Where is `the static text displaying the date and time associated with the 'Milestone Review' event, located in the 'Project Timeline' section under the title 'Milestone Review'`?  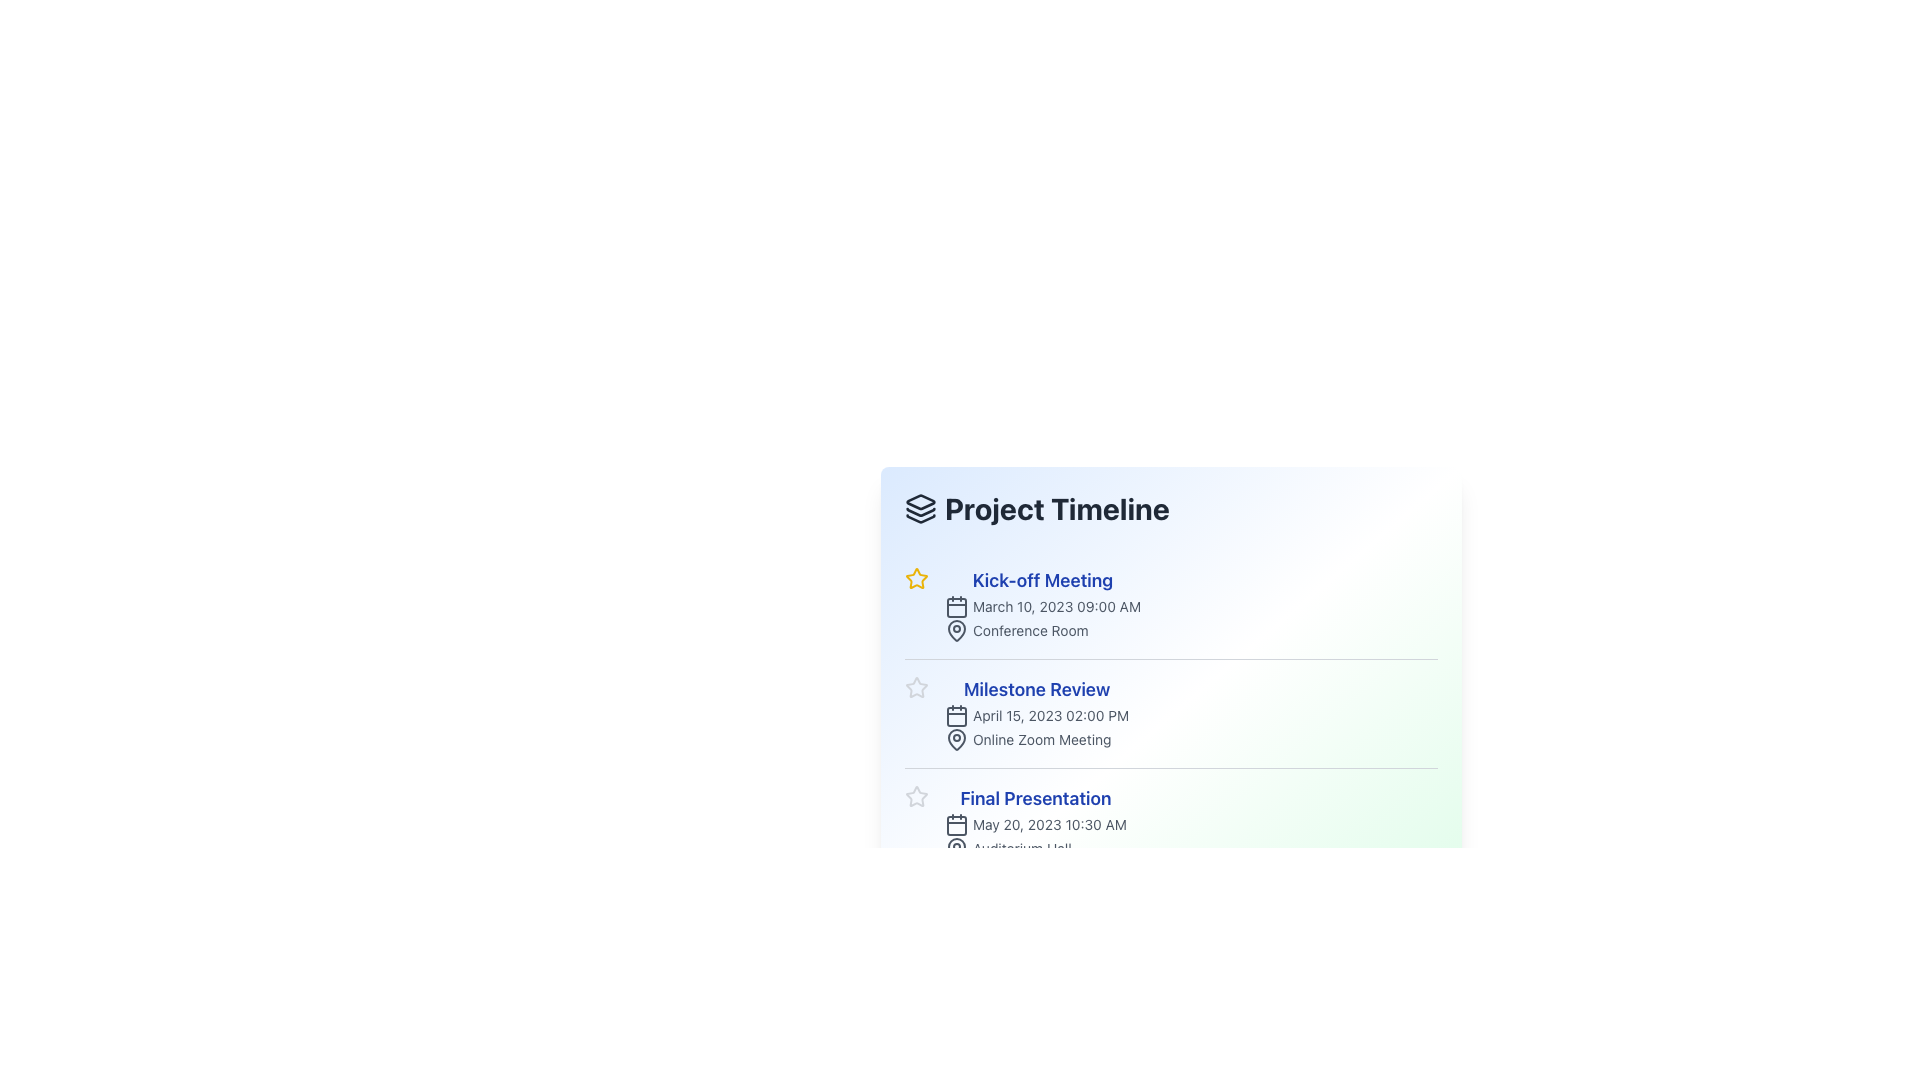 the static text displaying the date and time associated with the 'Milestone Review' event, located in the 'Project Timeline' section under the title 'Milestone Review' is located at coordinates (1036, 715).